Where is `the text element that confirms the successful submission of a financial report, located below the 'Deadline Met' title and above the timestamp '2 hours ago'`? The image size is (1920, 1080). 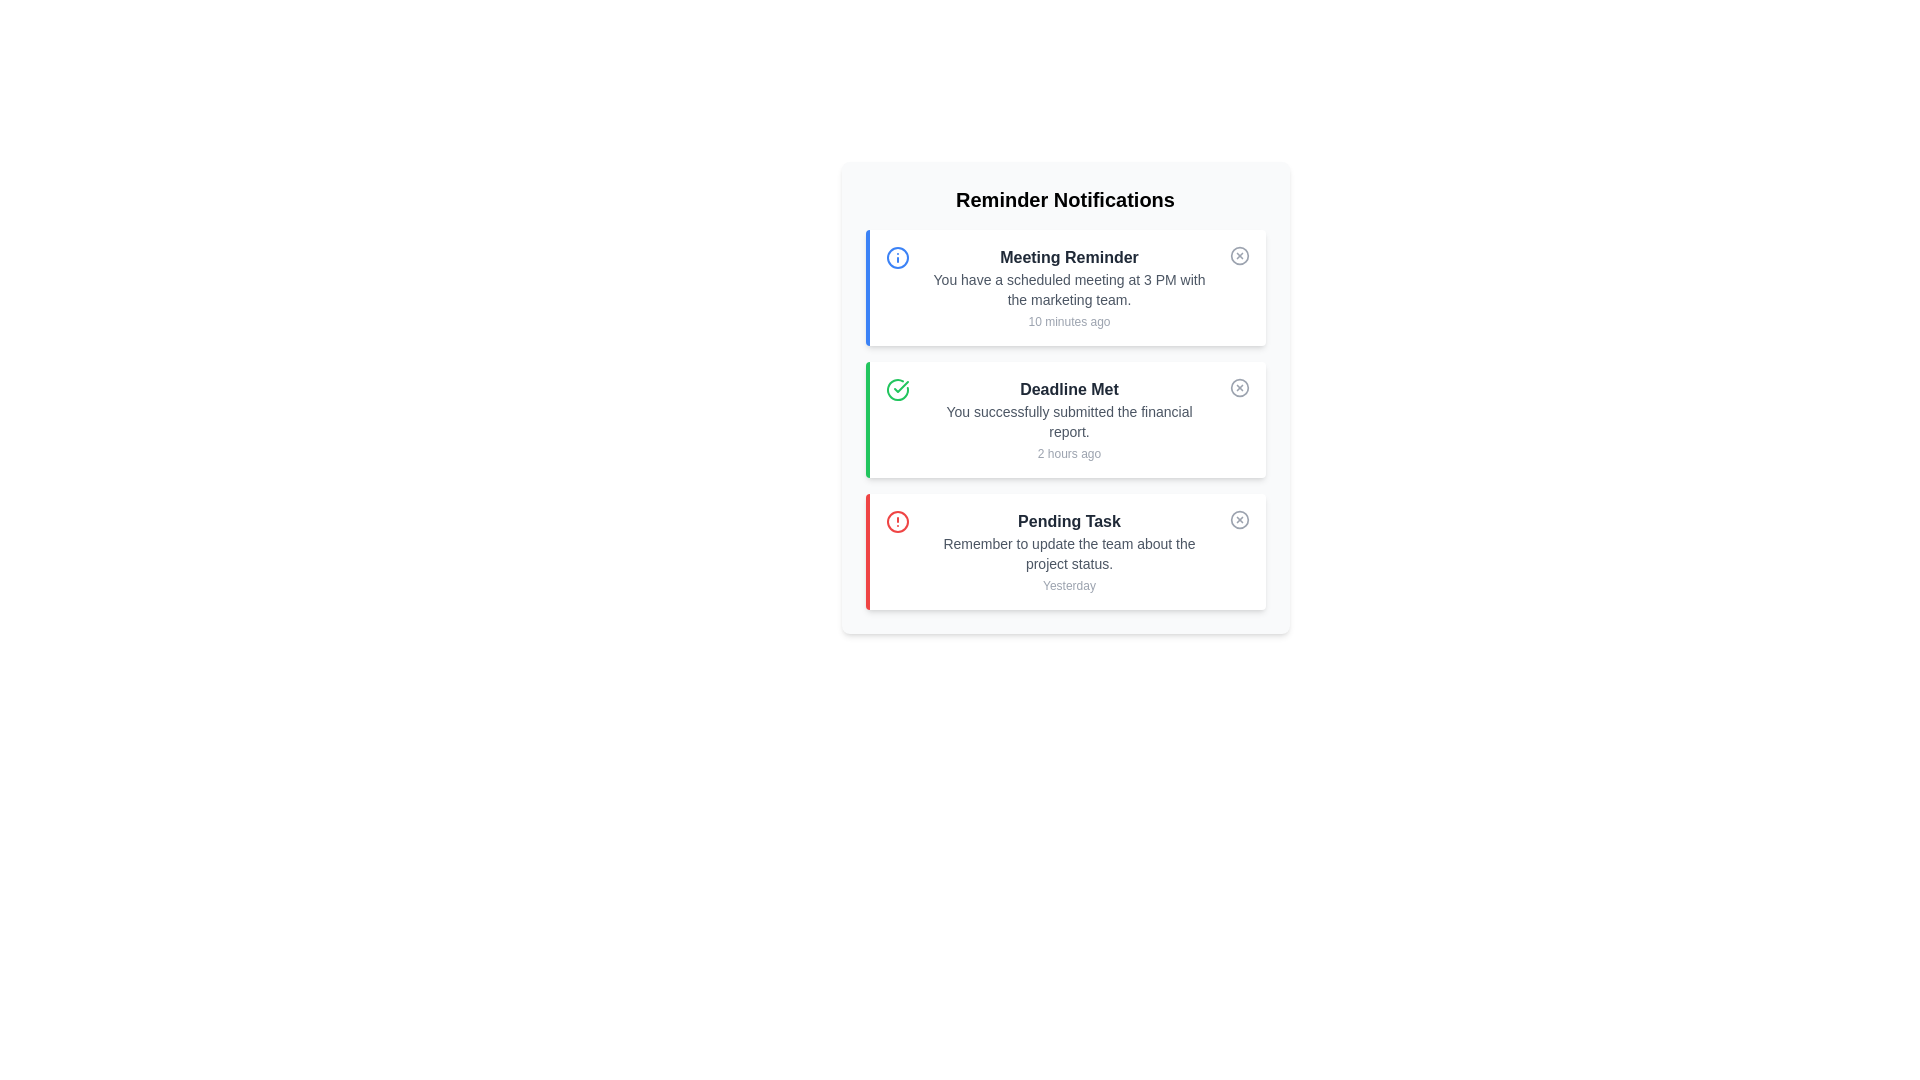
the text element that confirms the successful submission of a financial report, located below the 'Deadline Met' title and above the timestamp '2 hours ago' is located at coordinates (1068, 420).